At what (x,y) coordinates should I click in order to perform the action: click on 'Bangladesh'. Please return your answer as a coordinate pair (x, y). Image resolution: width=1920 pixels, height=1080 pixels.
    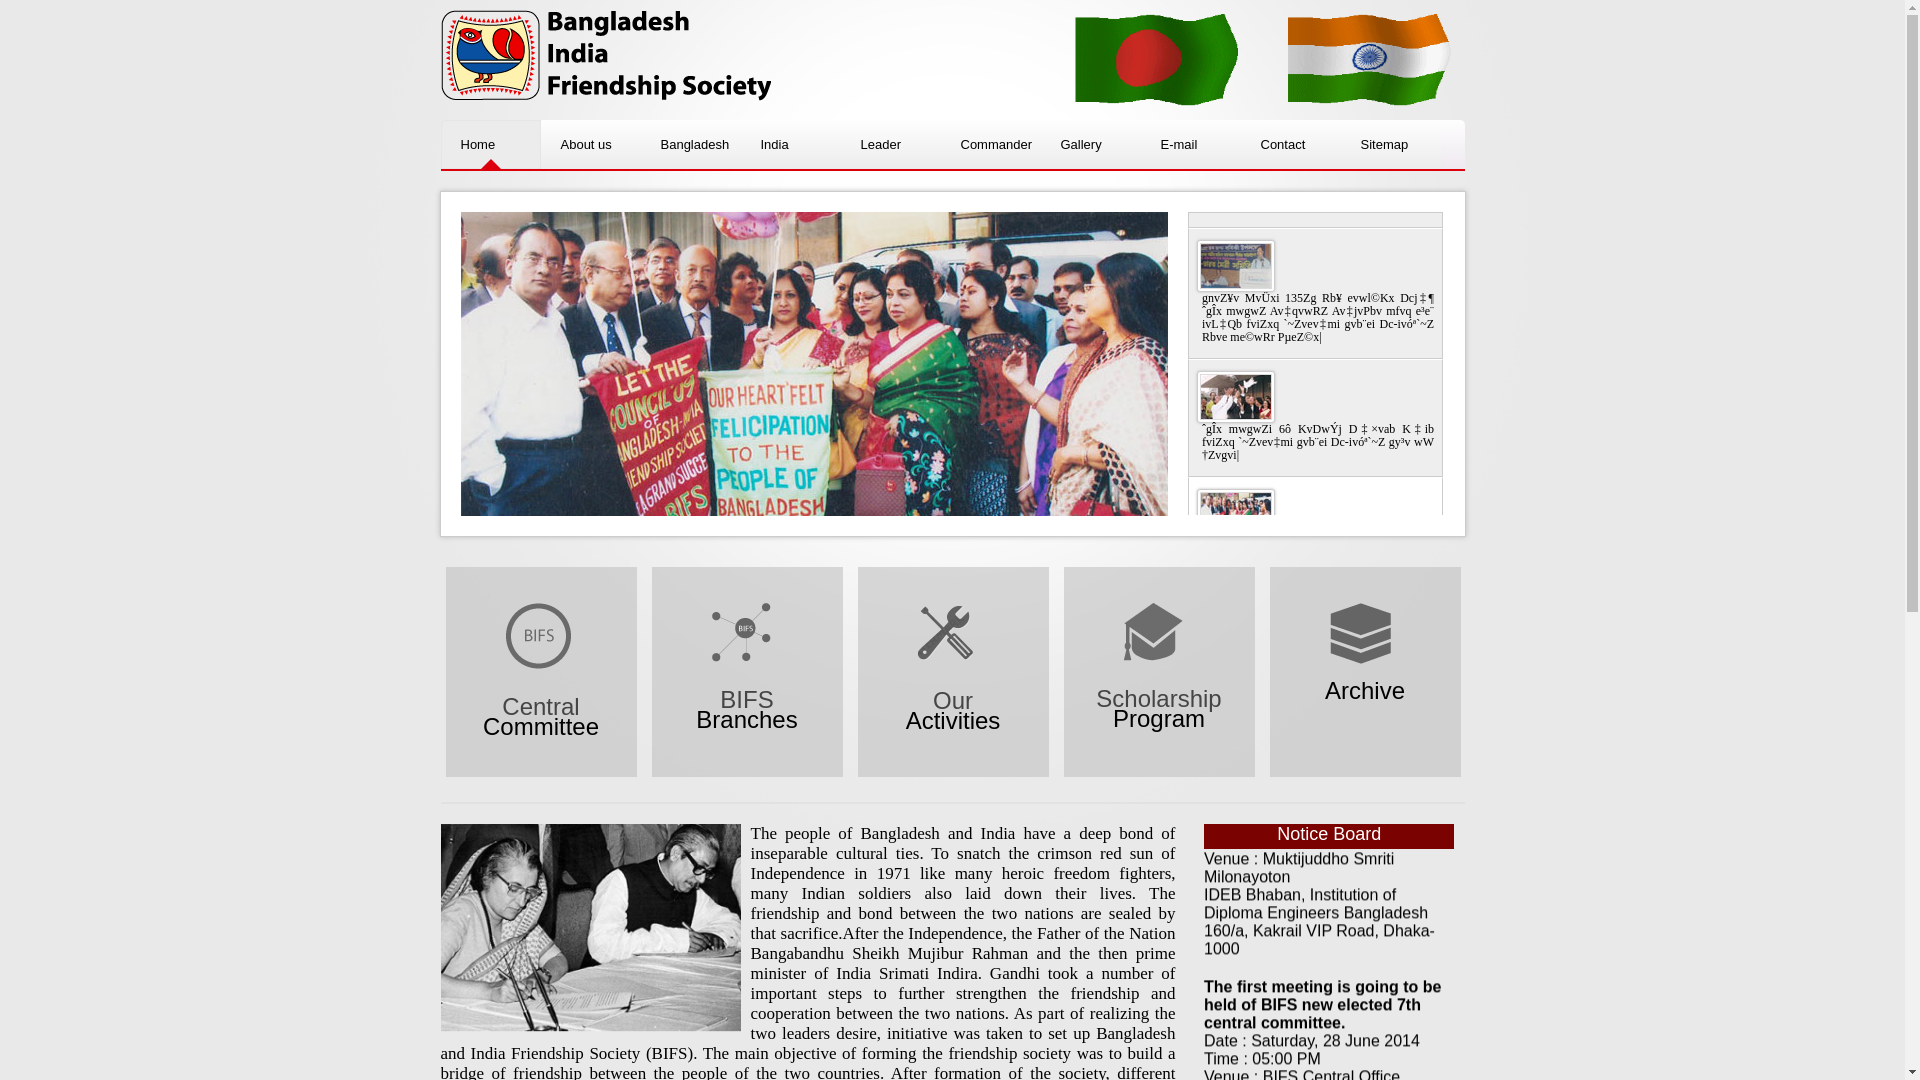
    Looking at the image, I should click on (690, 143).